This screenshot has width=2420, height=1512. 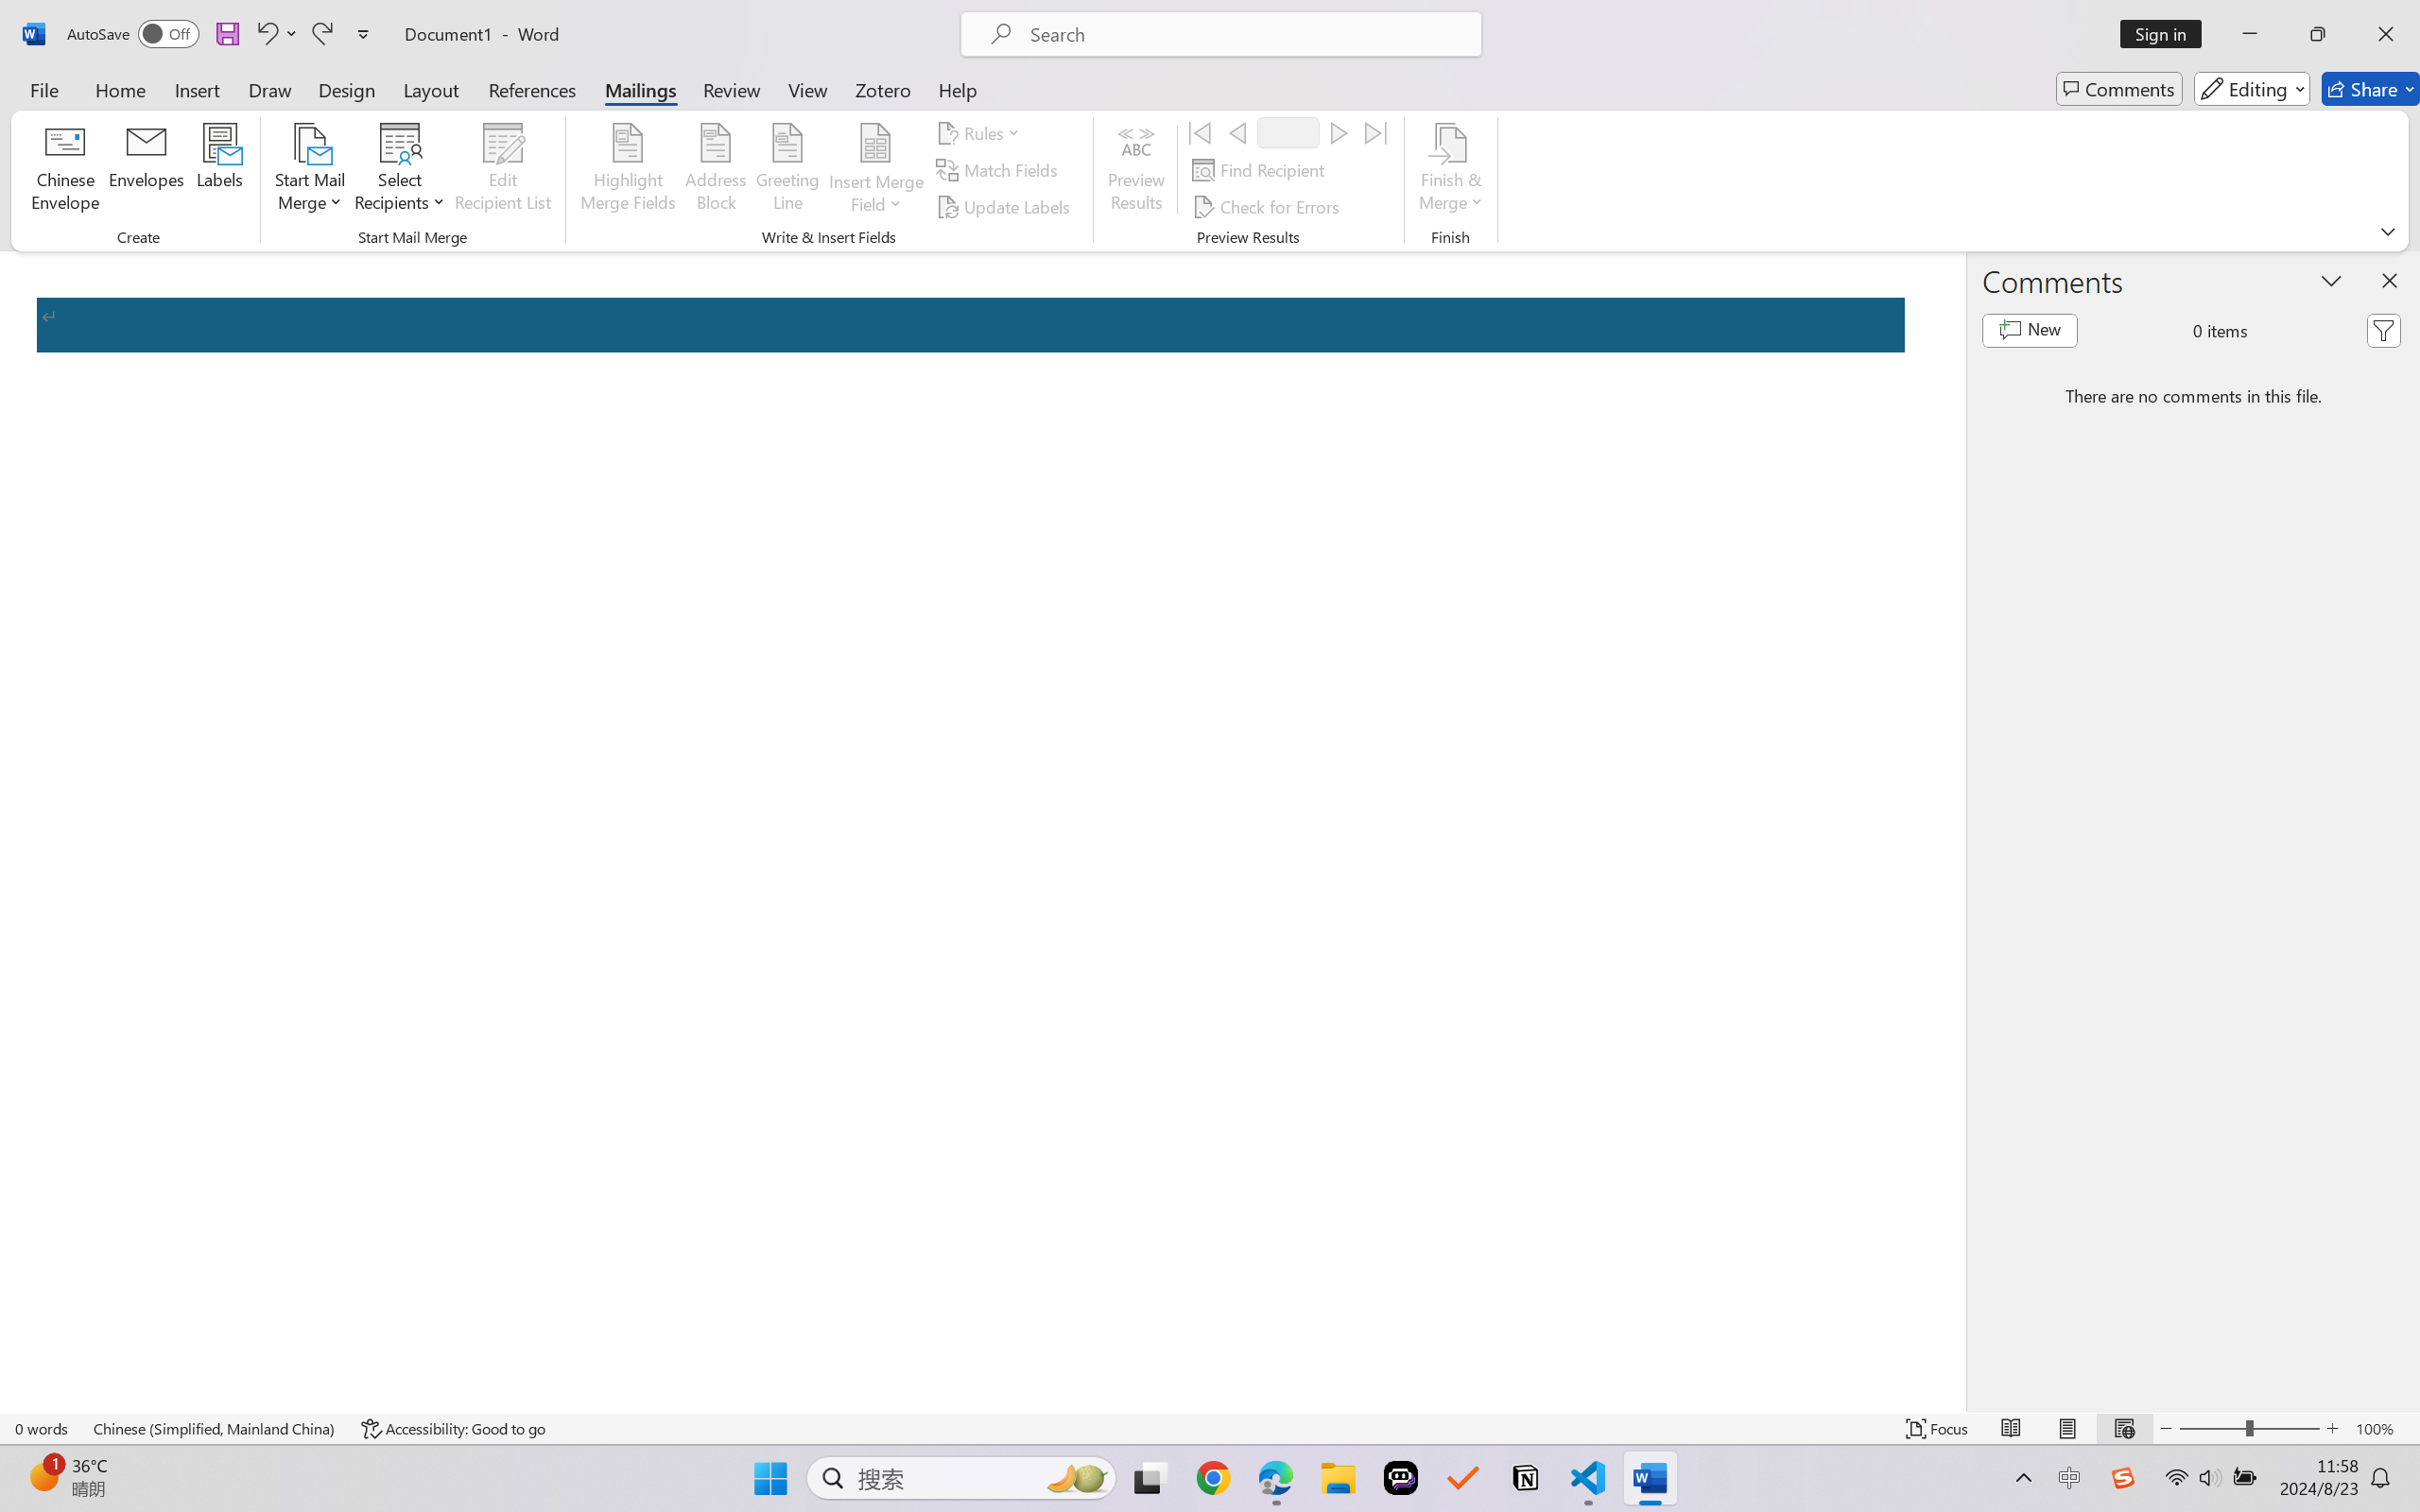 What do you see at coordinates (503, 170) in the screenshot?
I see `'Edit Recipient List...'` at bounding box center [503, 170].